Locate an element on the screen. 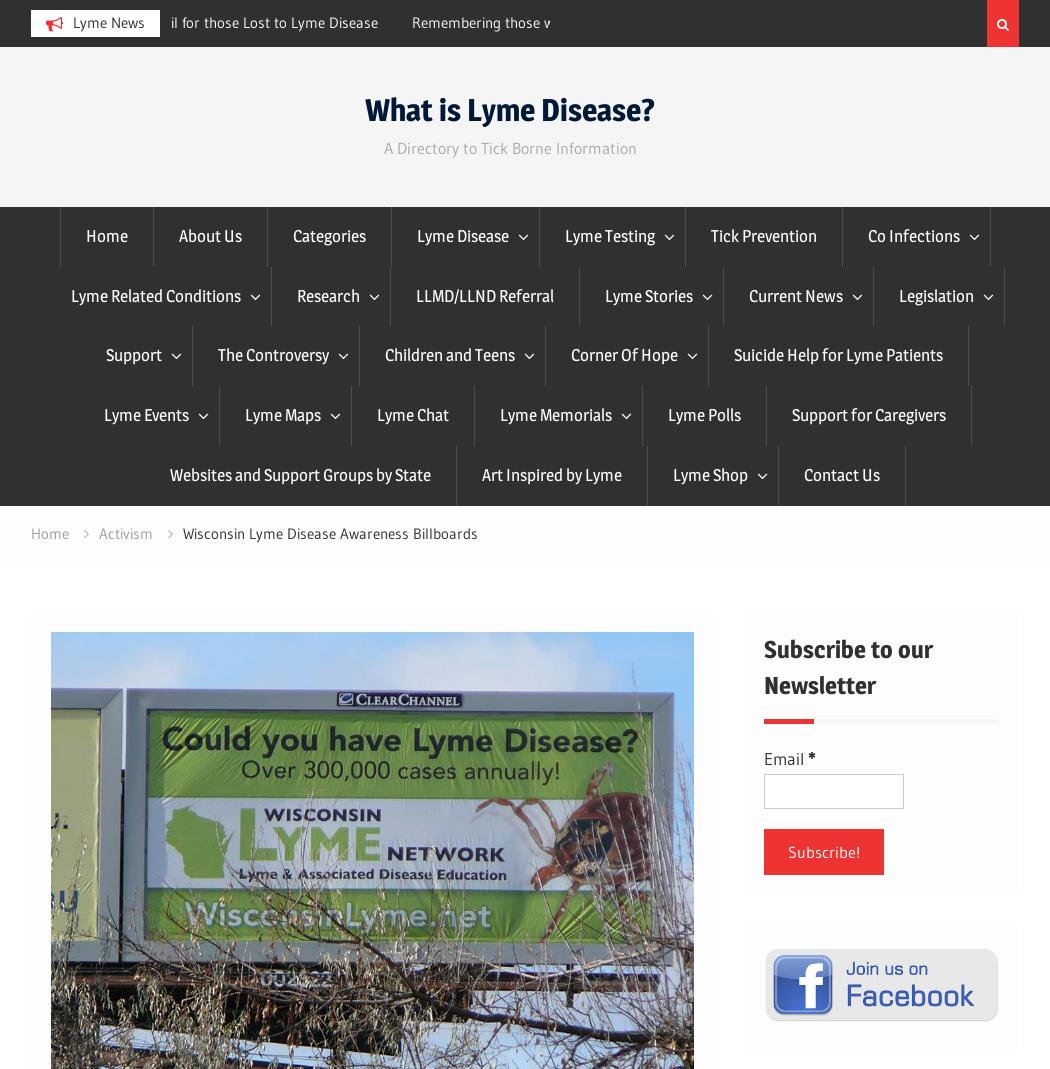 Image resolution: width=1050 pixels, height=1069 pixels. 'Lyme Chat' is located at coordinates (412, 414).